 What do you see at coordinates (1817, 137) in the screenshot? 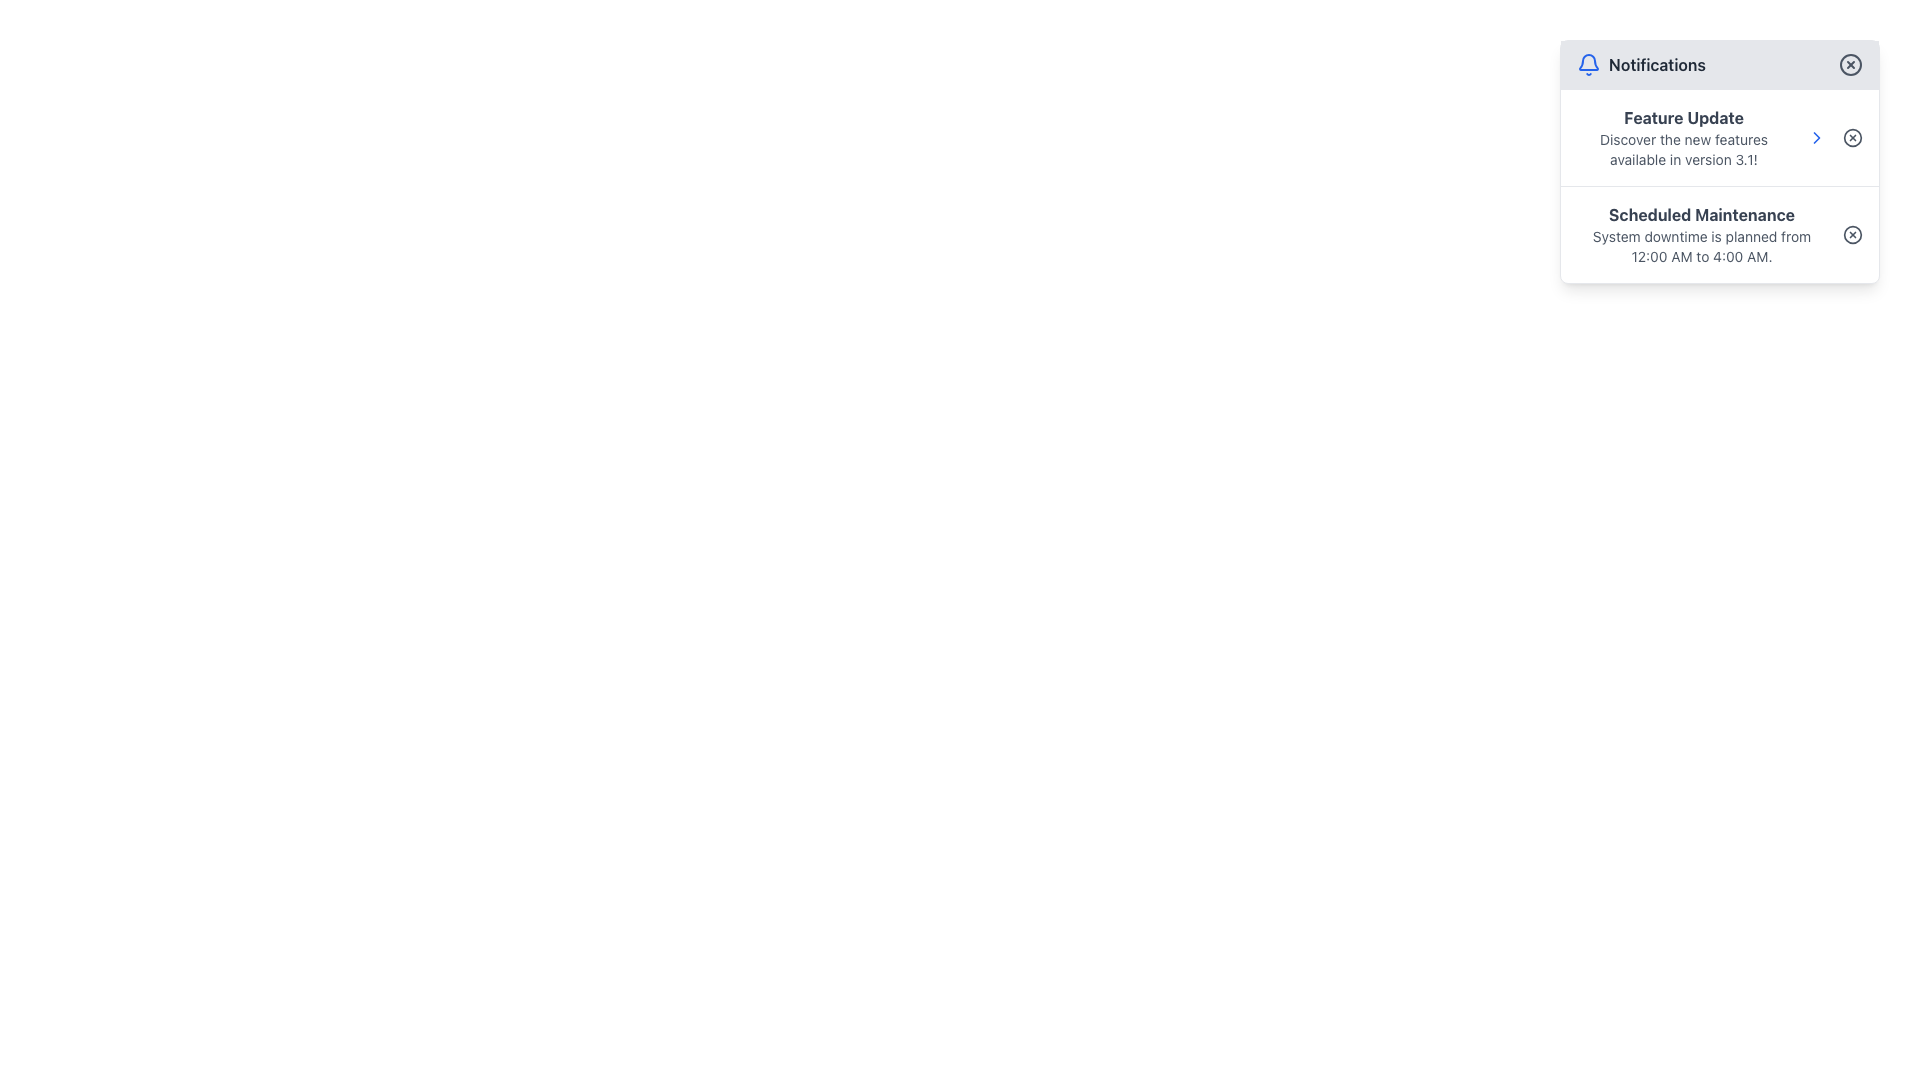
I see `the right-pointing chevron icon in the notification panel next to the 'Feature Update' text` at bounding box center [1817, 137].